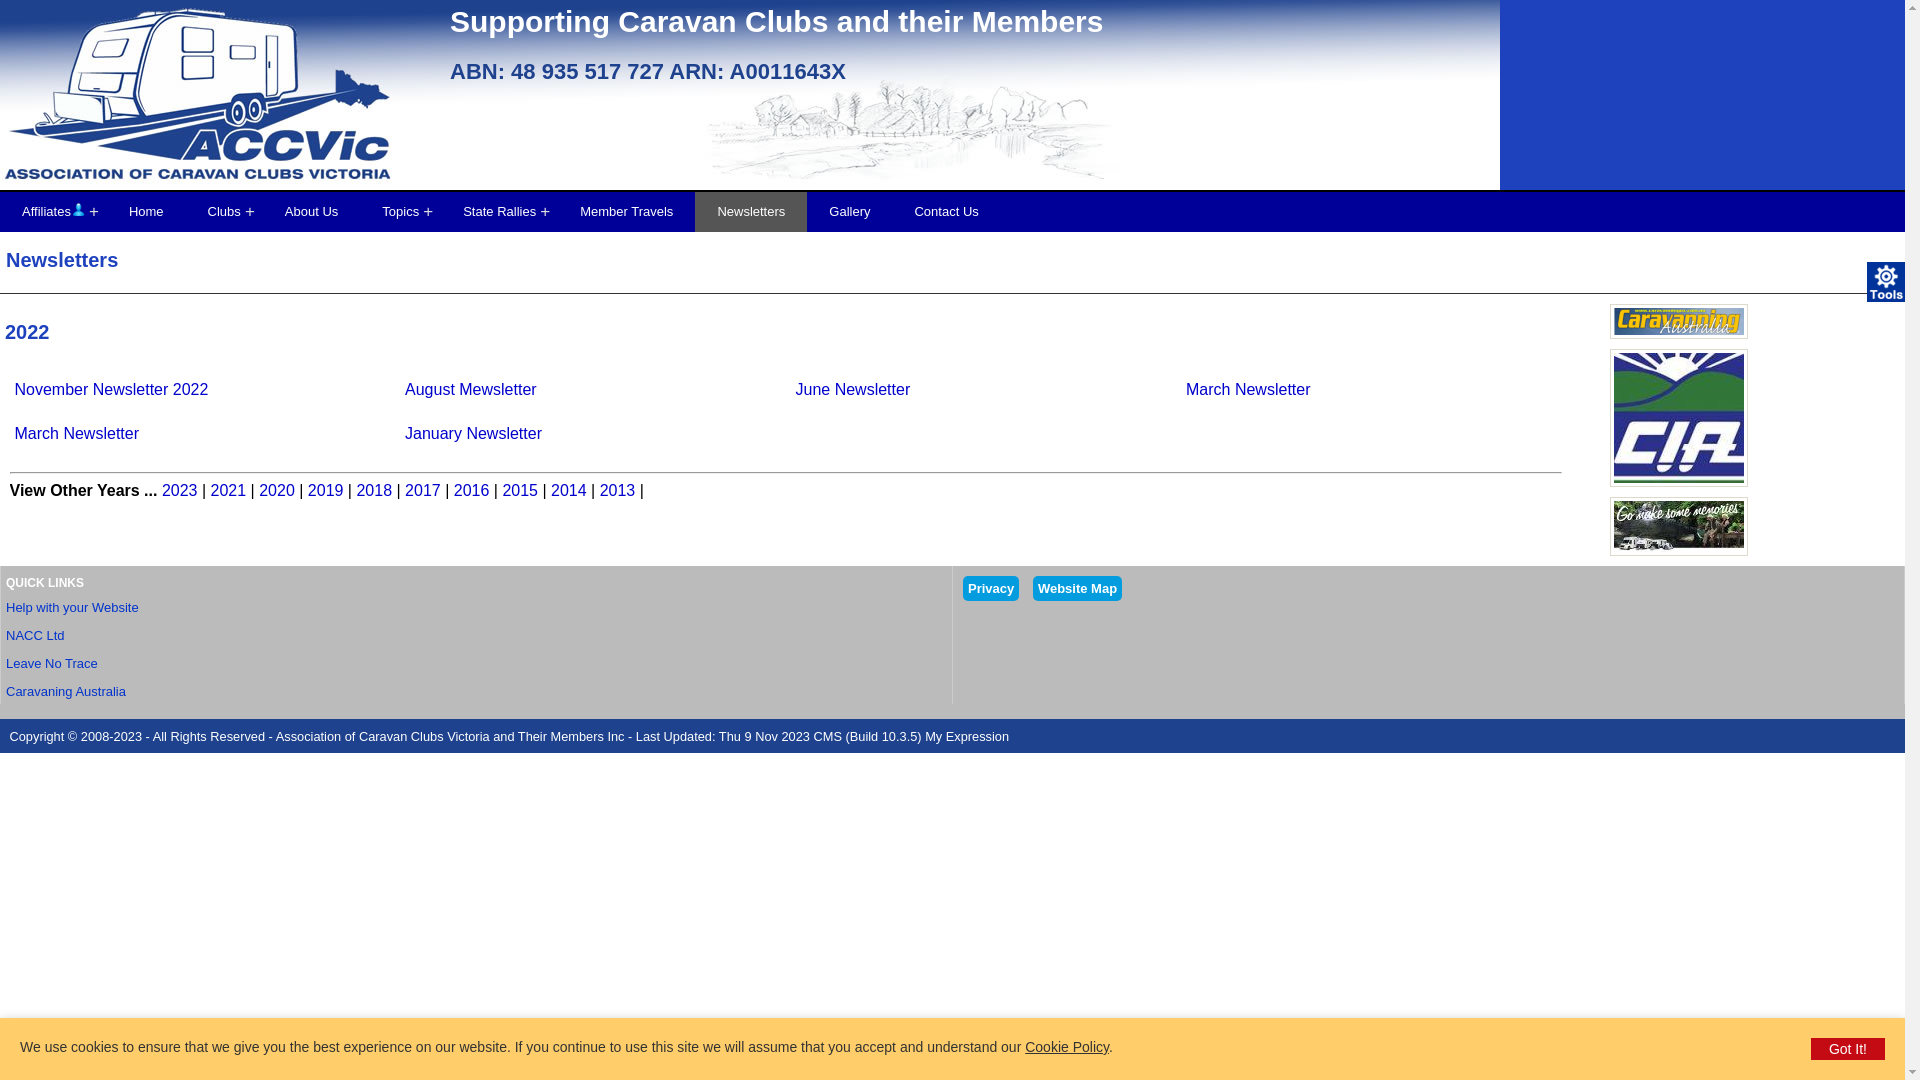  I want to click on '2018', so click(374, 490).